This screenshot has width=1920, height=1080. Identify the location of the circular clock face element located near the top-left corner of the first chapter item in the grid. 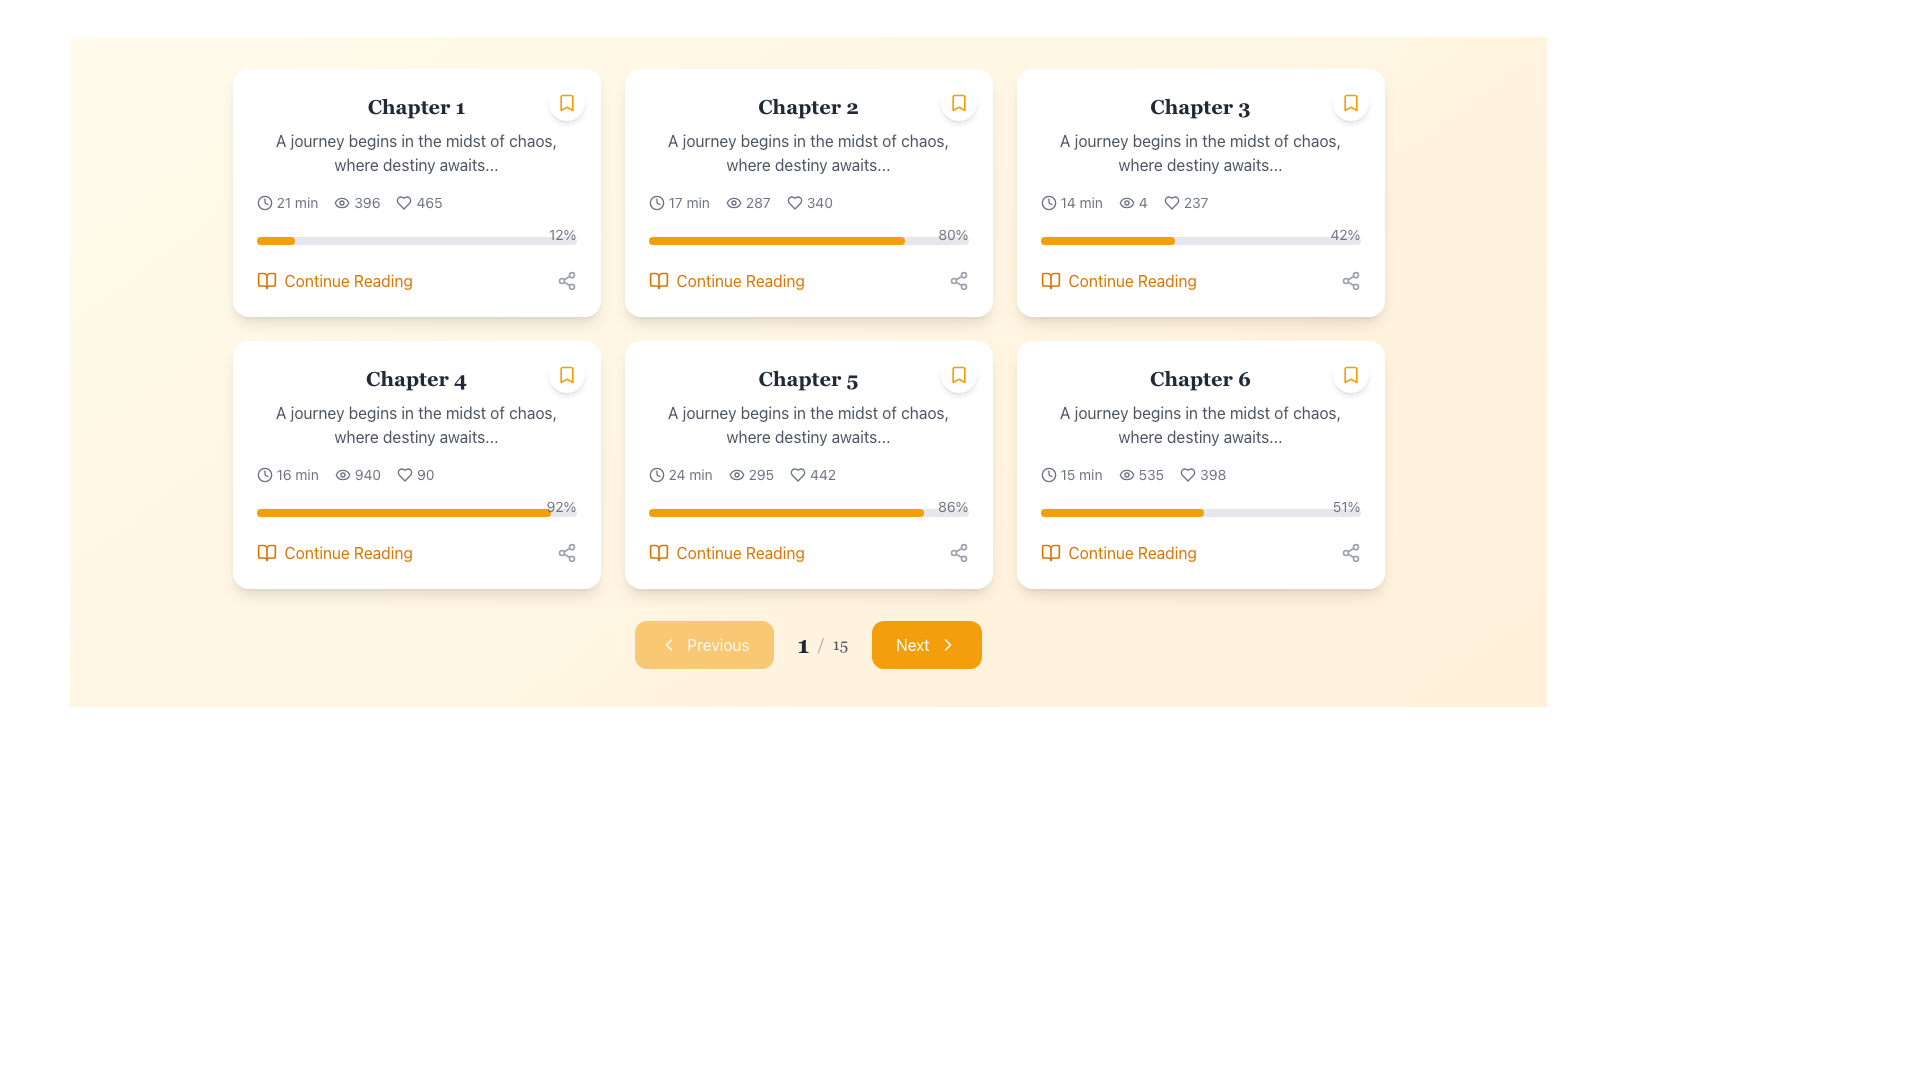
(263, 203).